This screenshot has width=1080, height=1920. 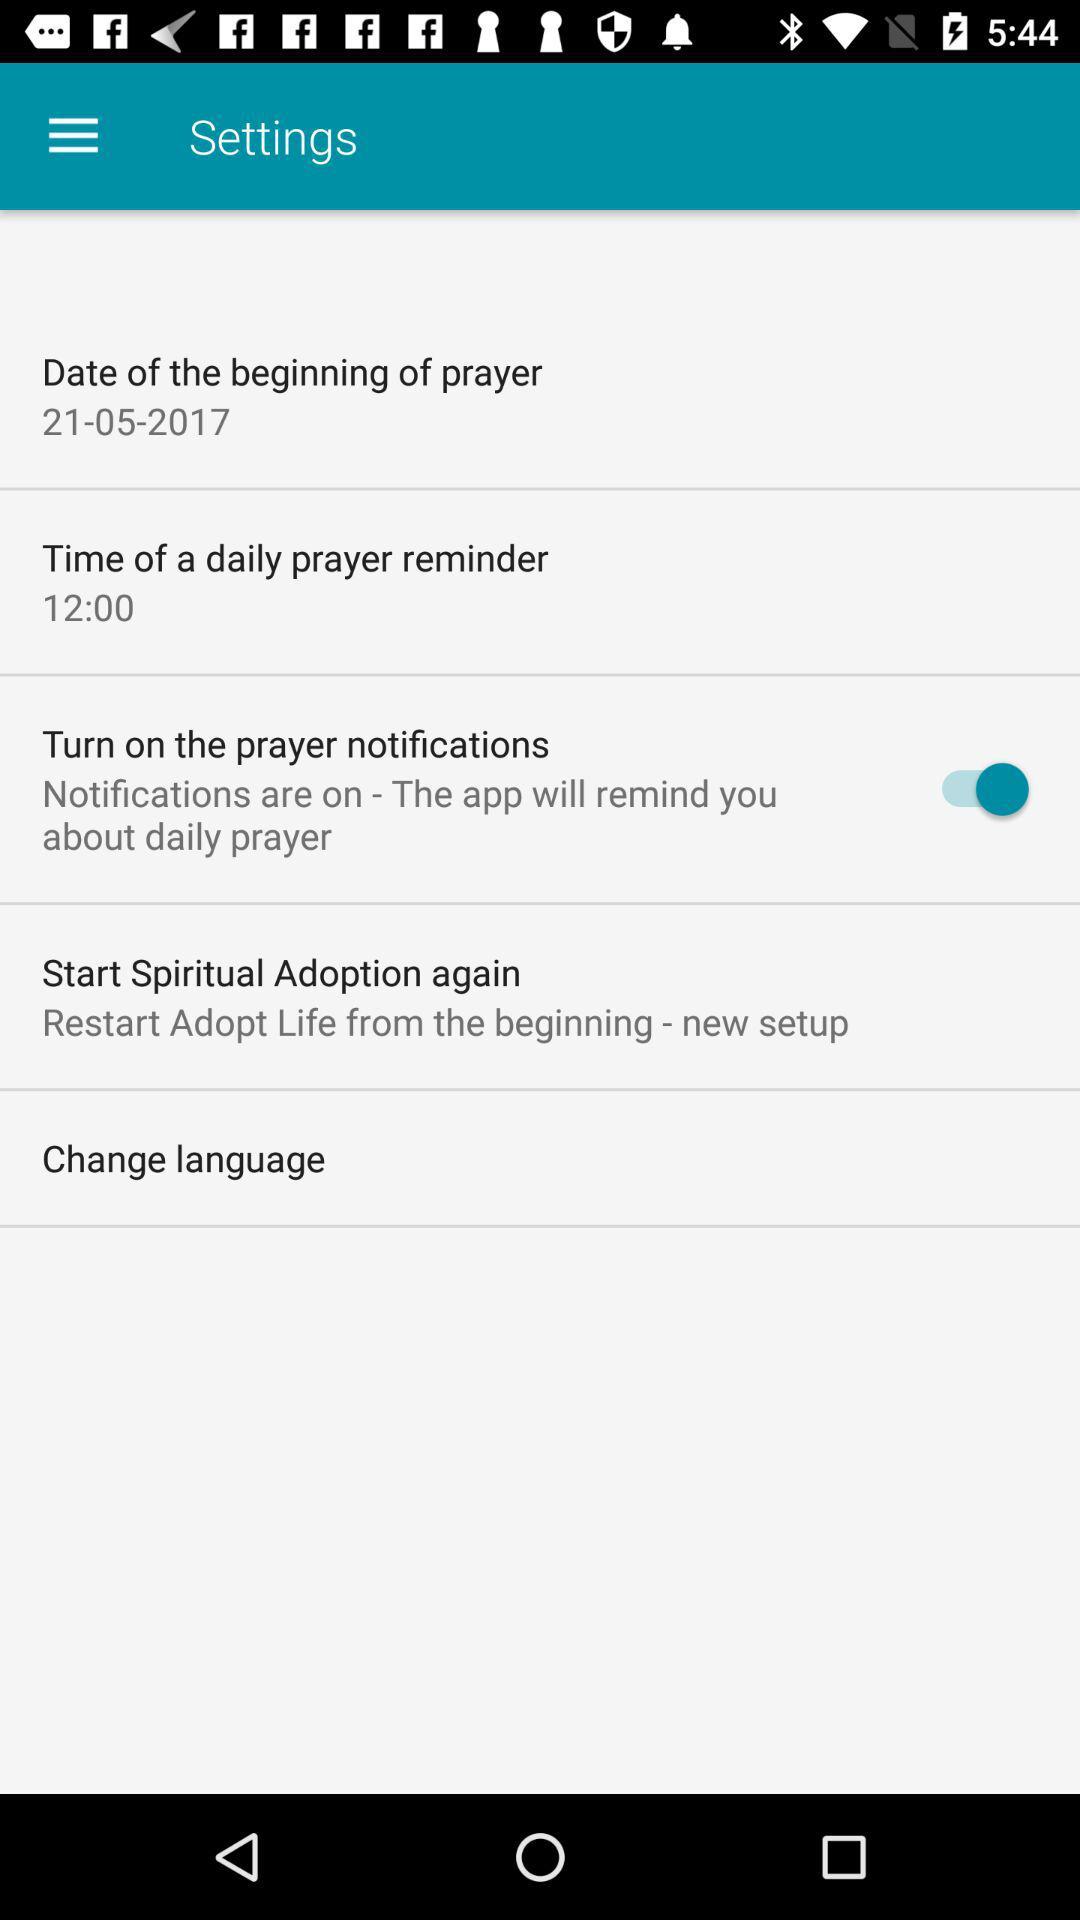 I want to click on item below the settings item, so click(x=974, y=788).